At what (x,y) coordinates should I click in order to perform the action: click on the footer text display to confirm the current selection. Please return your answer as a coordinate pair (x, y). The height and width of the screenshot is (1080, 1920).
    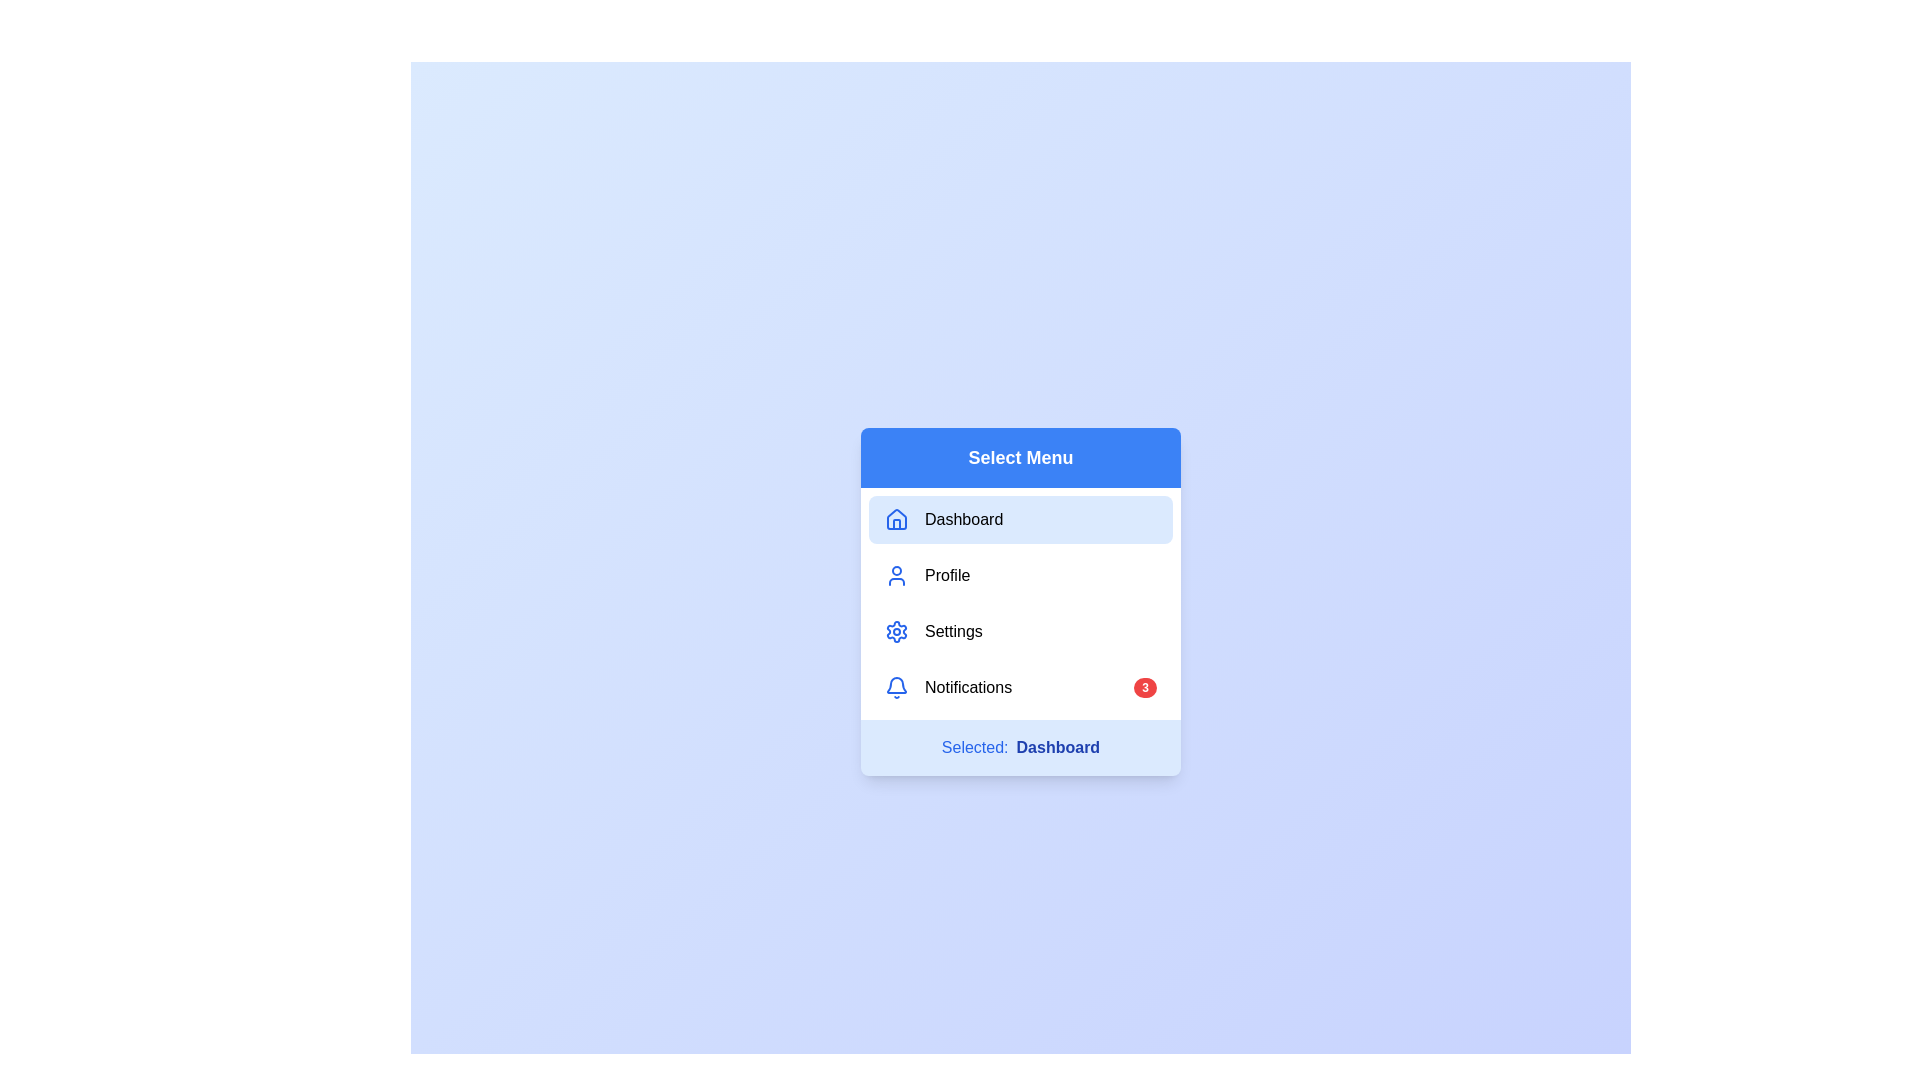
    Looking at the image, I should click on (1021, 748).